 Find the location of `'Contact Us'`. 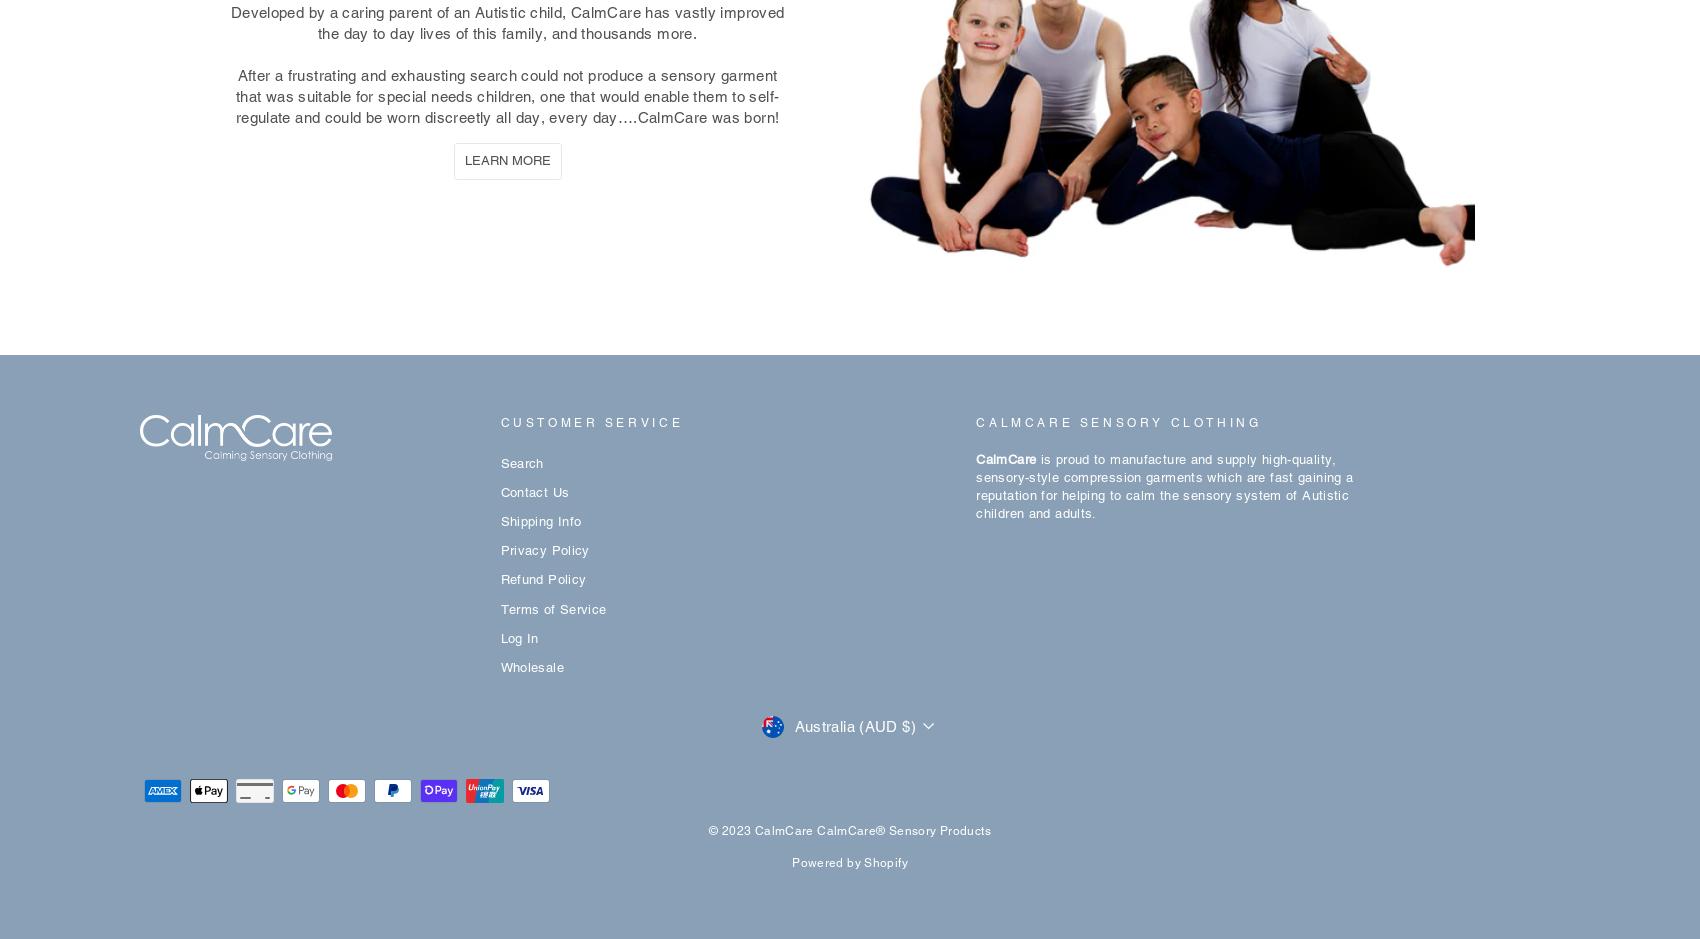

'Contact Us' is located at coordinates (533, 491).